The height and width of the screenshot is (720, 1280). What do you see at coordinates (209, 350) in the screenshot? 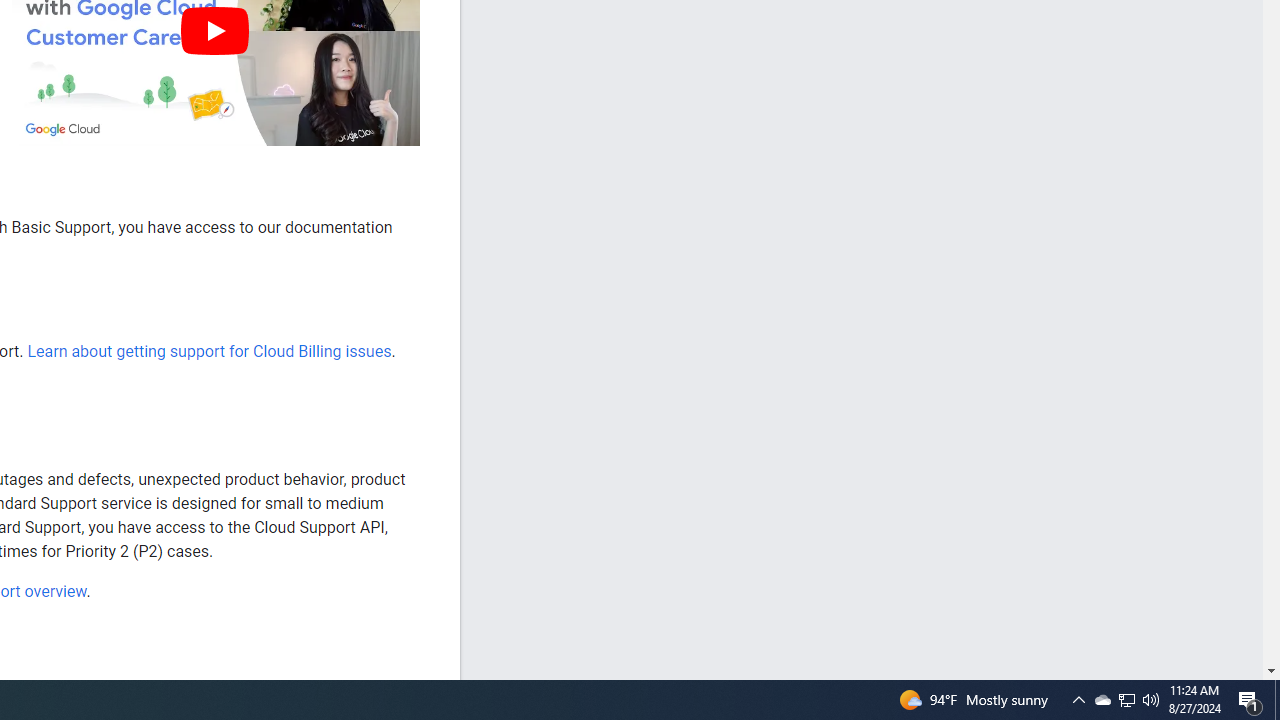
I see `'Learn about getting support for Cloud Billing issues'` at bounding box center [209, 350].